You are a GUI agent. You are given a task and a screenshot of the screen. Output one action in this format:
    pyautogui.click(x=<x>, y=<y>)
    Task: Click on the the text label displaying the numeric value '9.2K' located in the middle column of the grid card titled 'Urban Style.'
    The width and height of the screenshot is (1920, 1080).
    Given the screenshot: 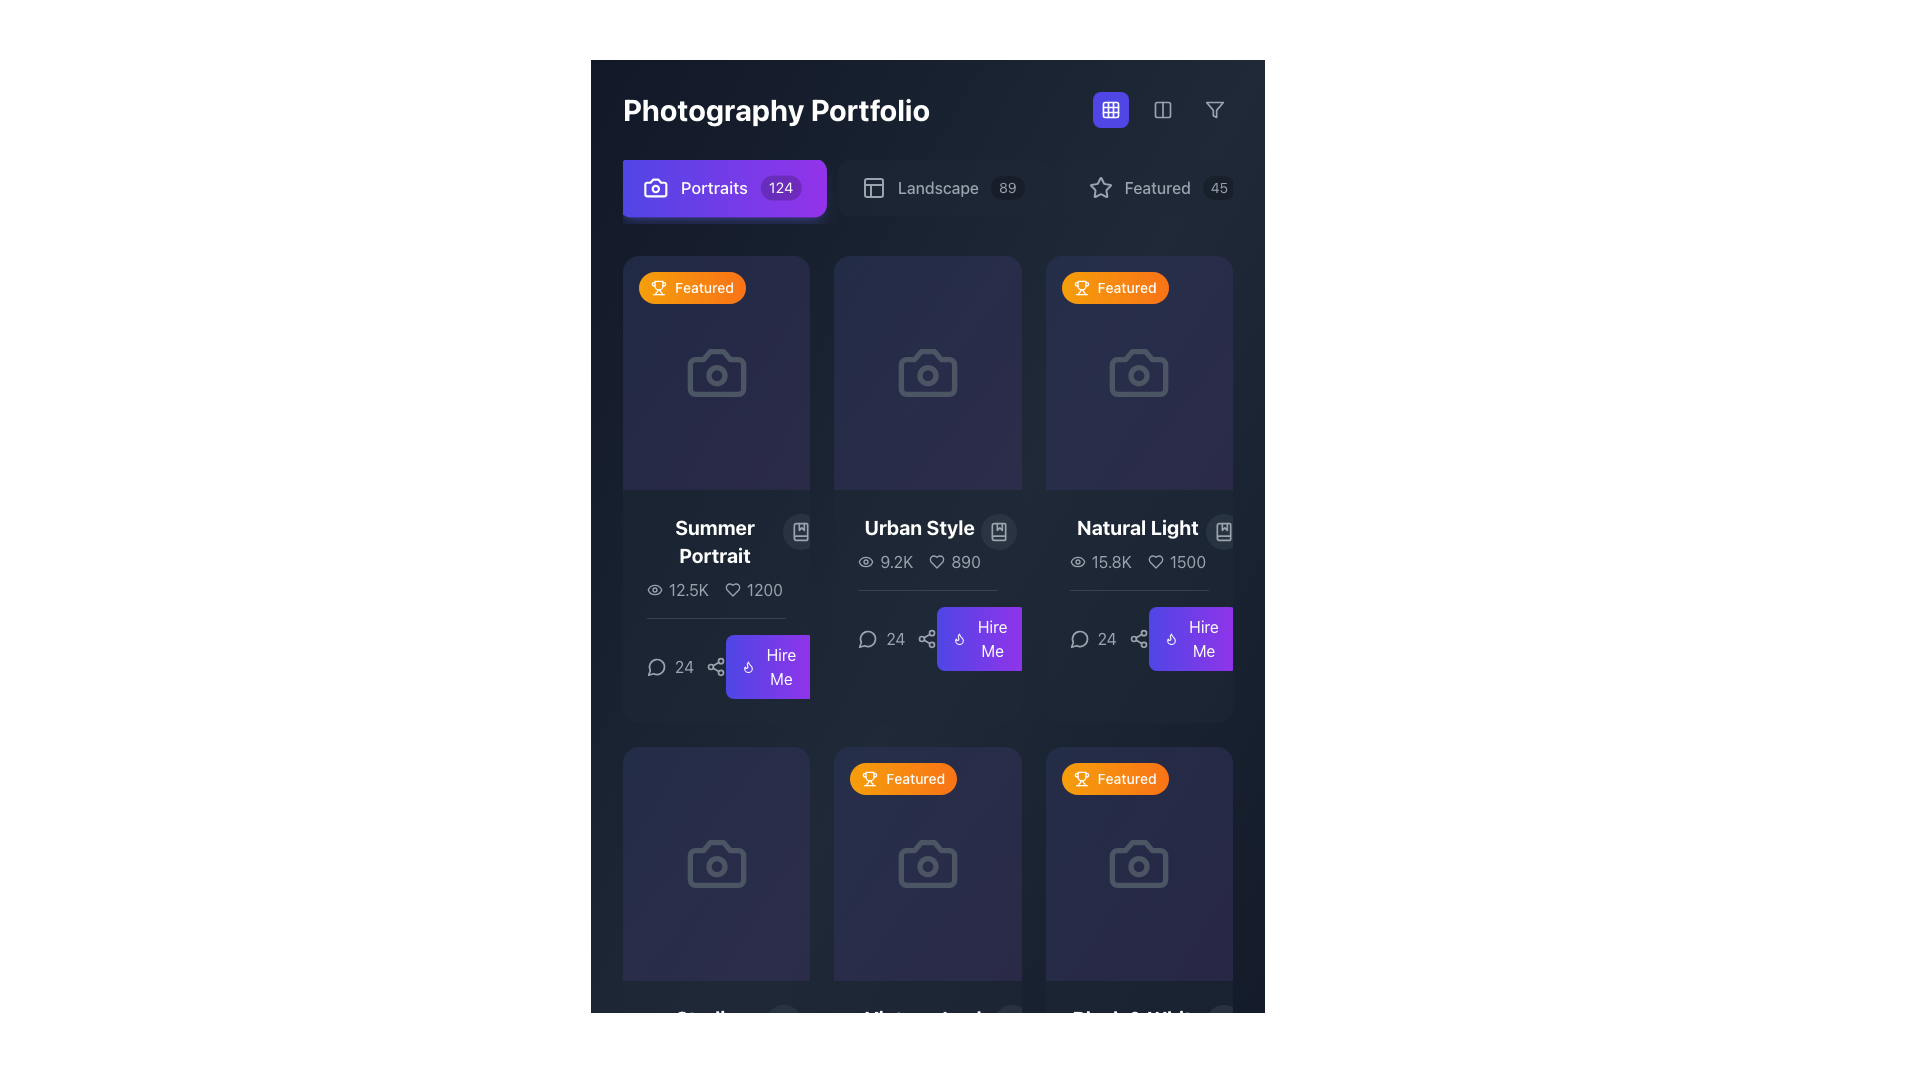 What is the action you would take?
    pyautogui.click(x=884, y=562)
    